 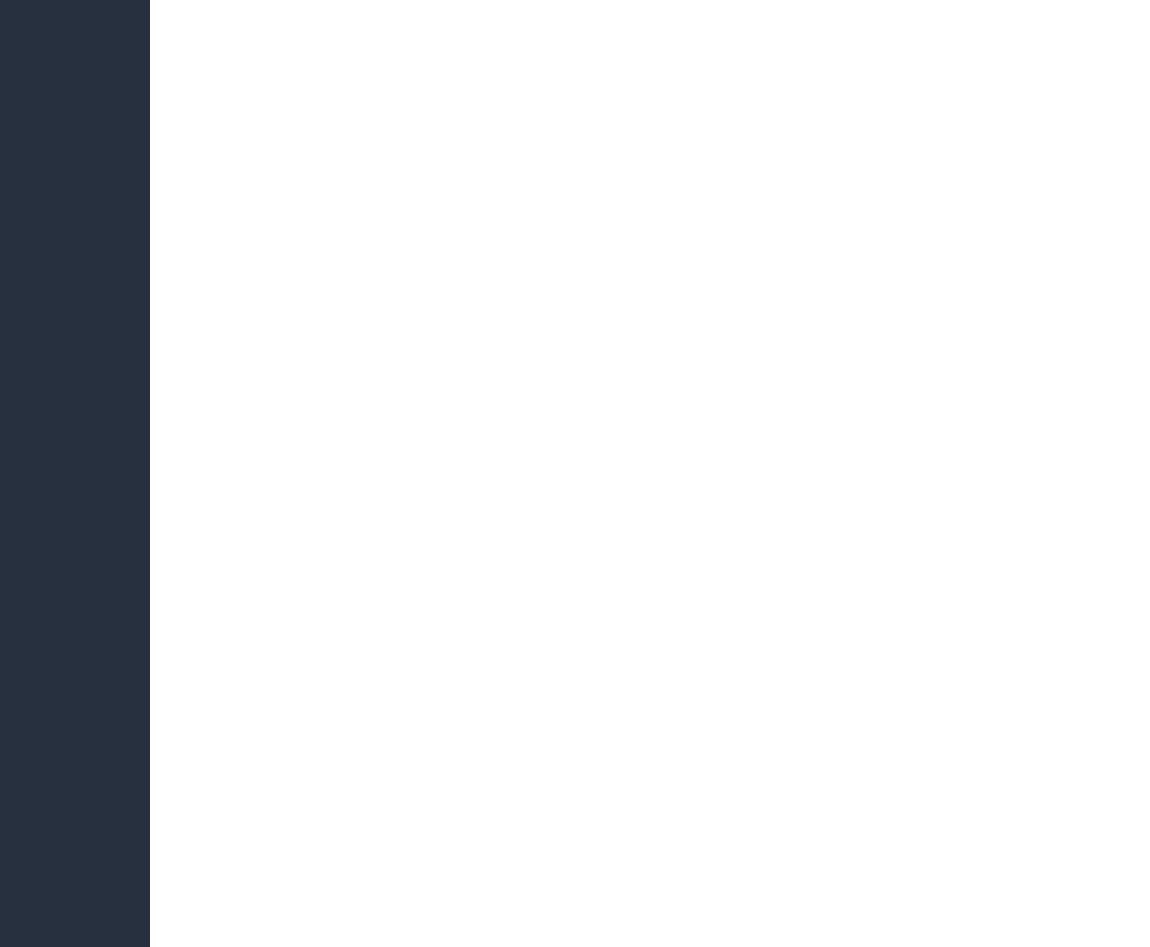 I want to click on 'The Nordic Region is stepping up its efforts to reduce food waste', so click(x=861, y=233).